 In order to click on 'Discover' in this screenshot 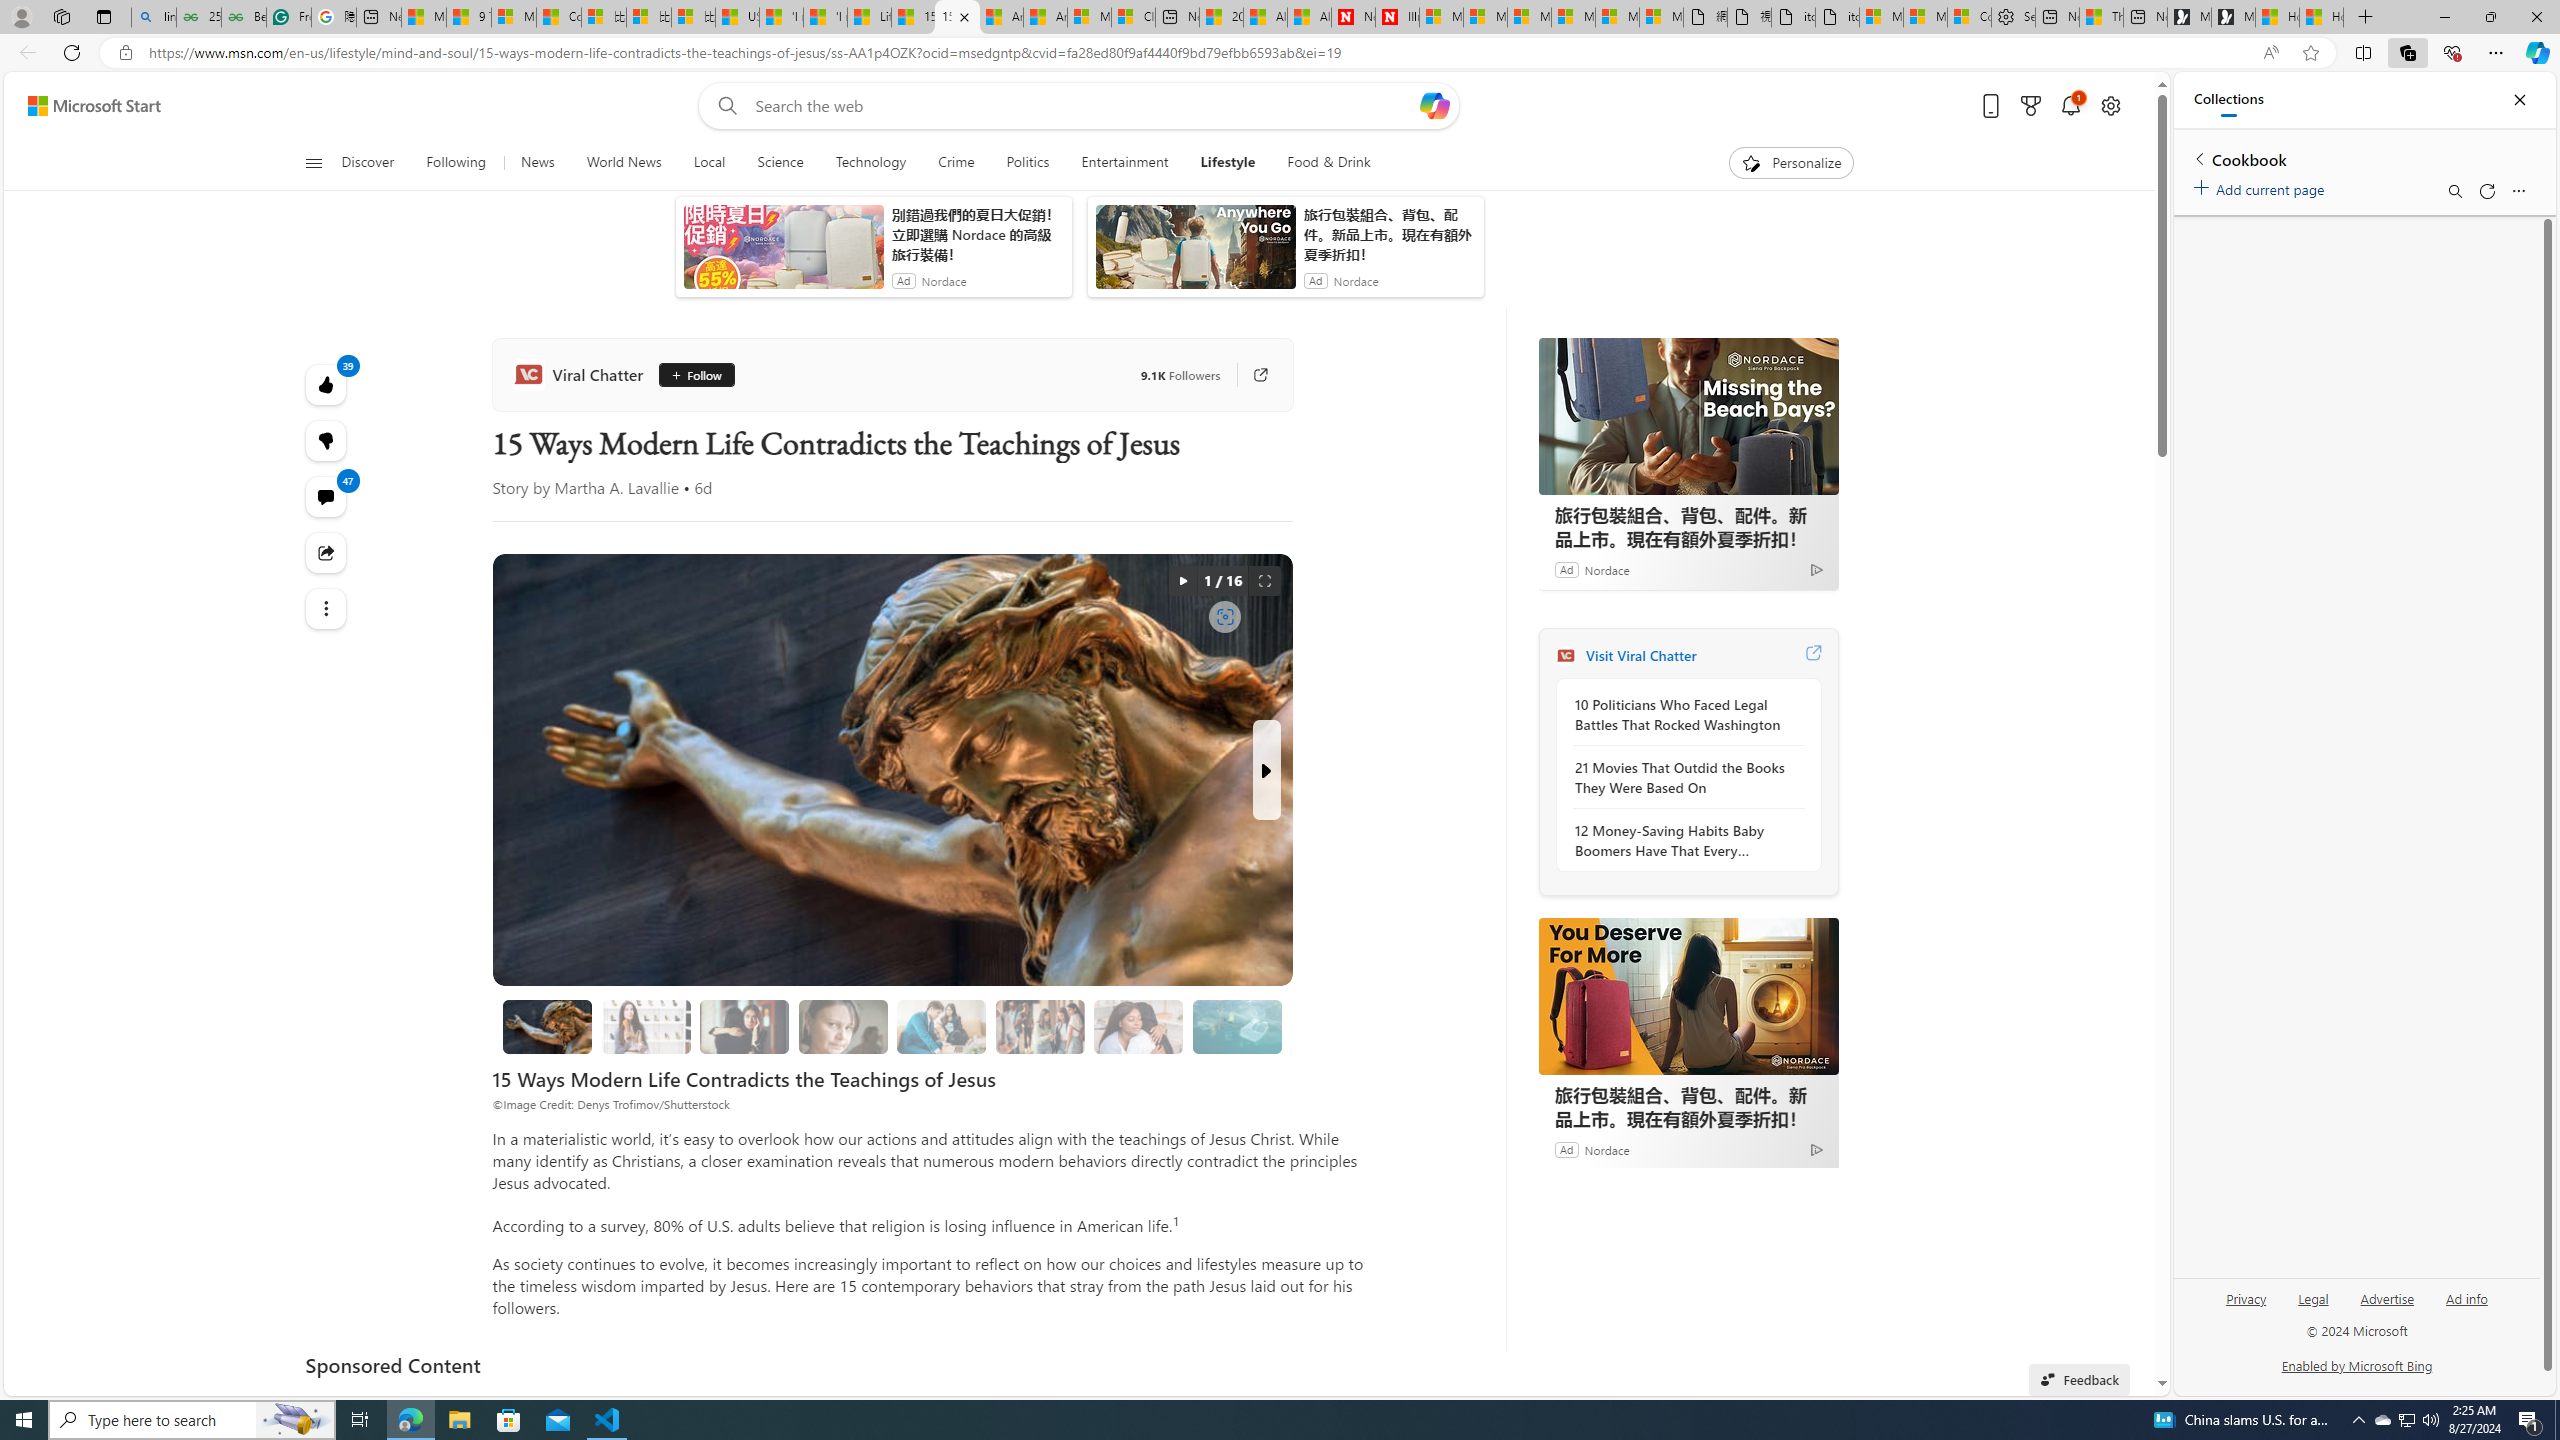, I will do `click(366, 162)`.